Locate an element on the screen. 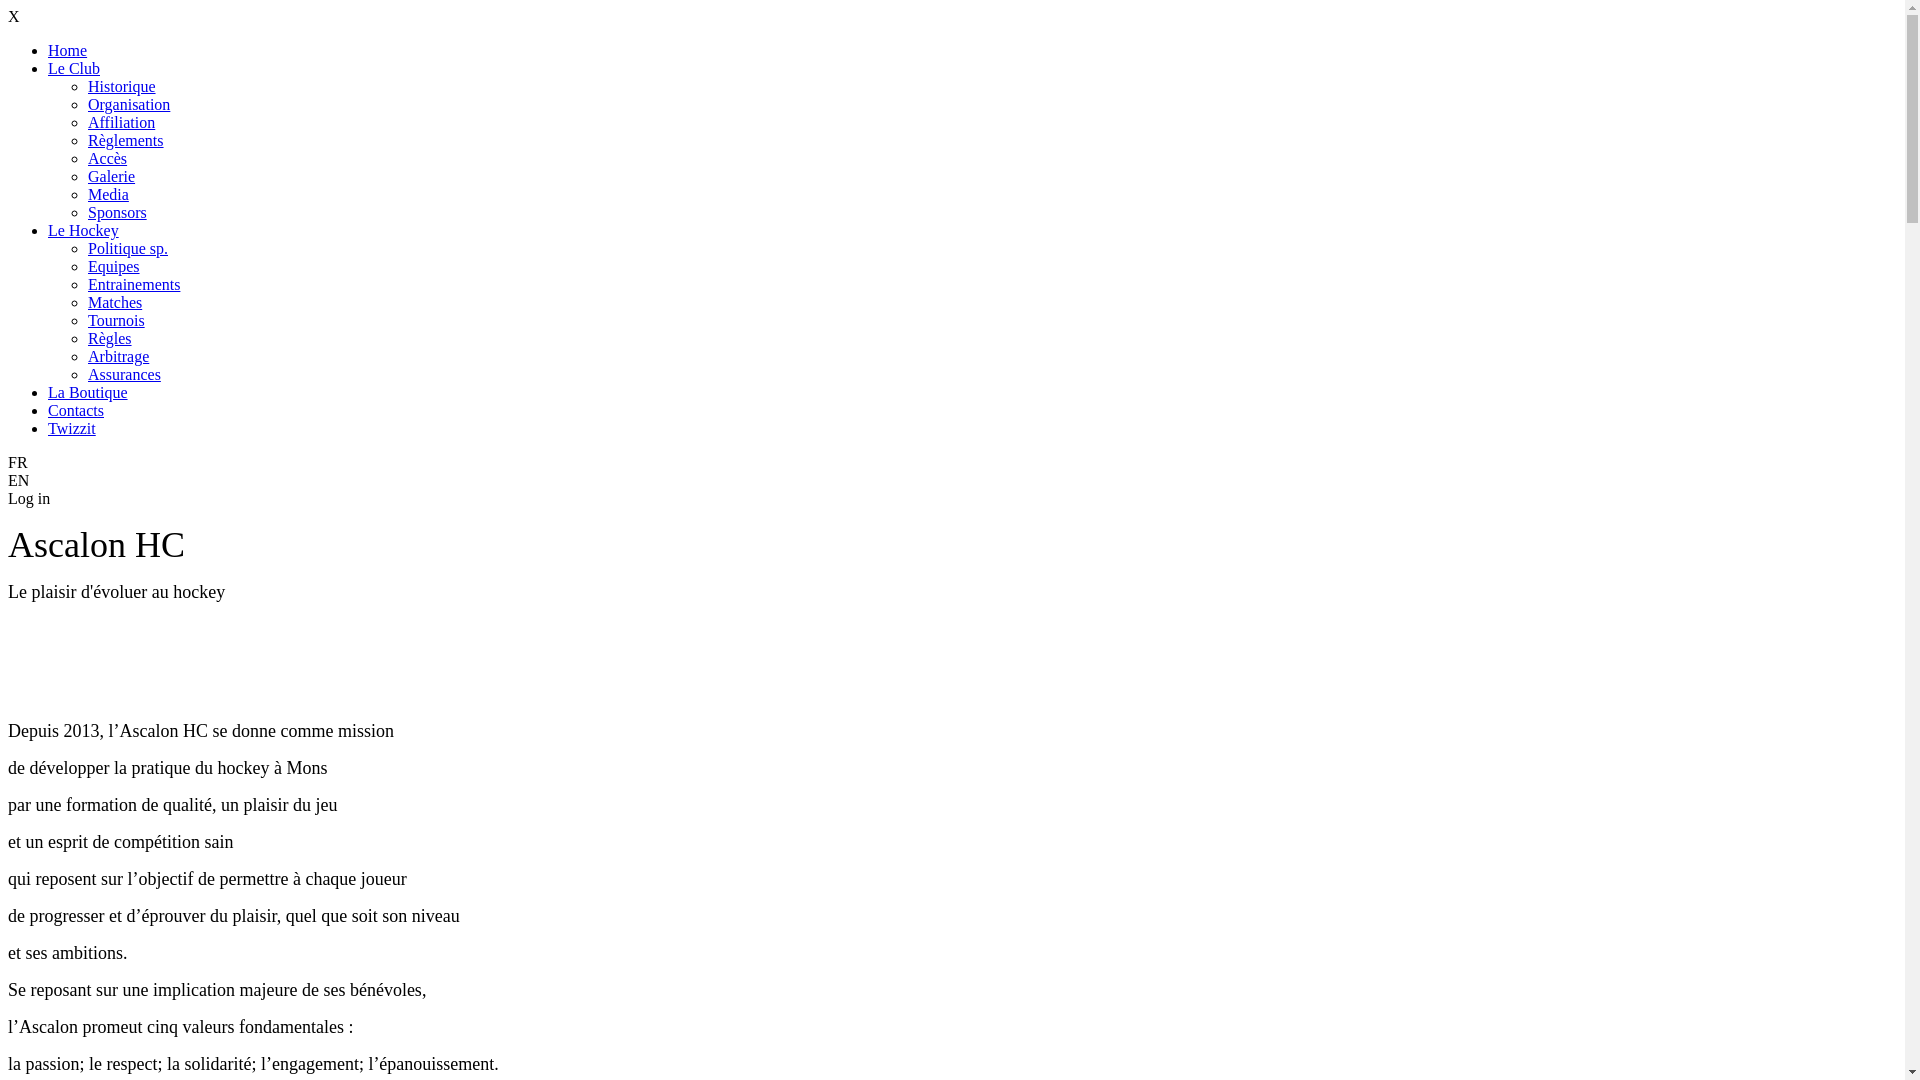 Image resolution: width=1920 pixels, height=1080 pixels. 'Contacts' is located at coordinates (76, 409).